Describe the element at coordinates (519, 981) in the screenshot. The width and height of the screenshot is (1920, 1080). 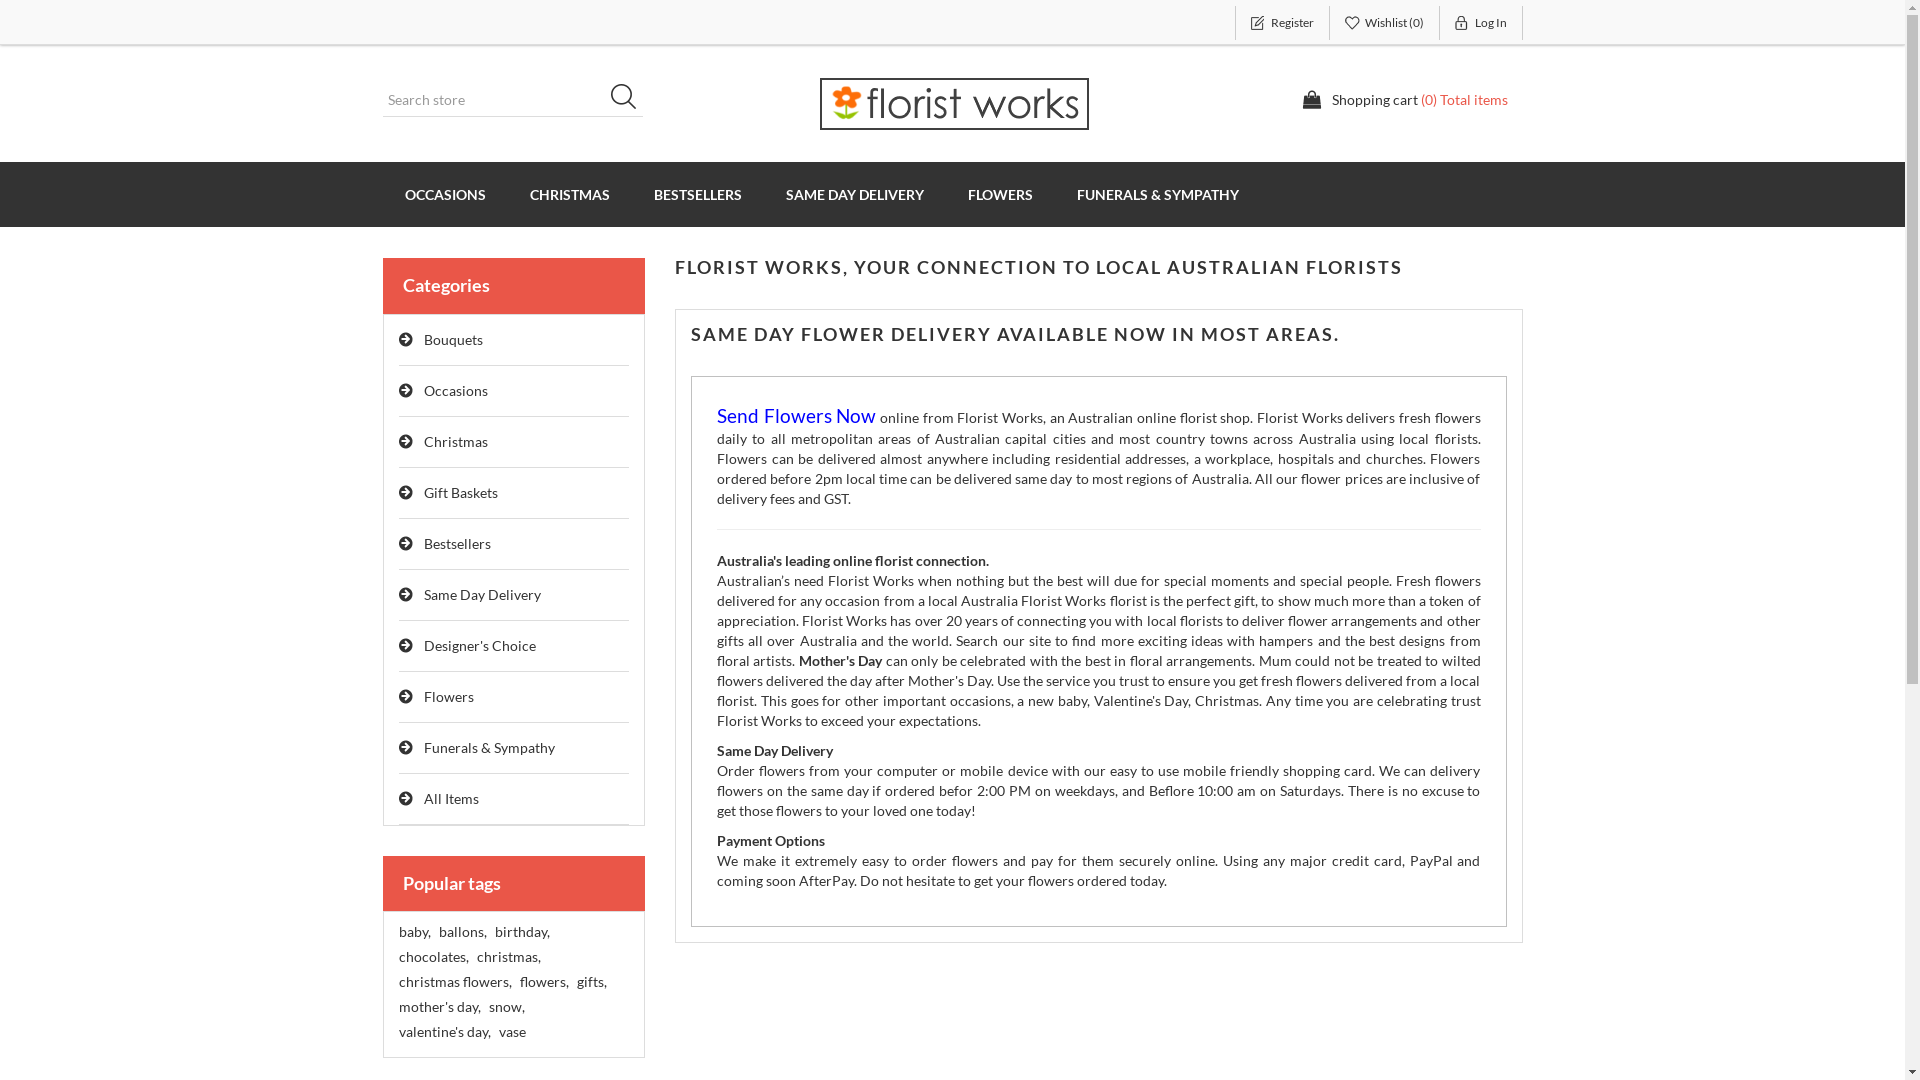
I see `'flowers,'` at that location.